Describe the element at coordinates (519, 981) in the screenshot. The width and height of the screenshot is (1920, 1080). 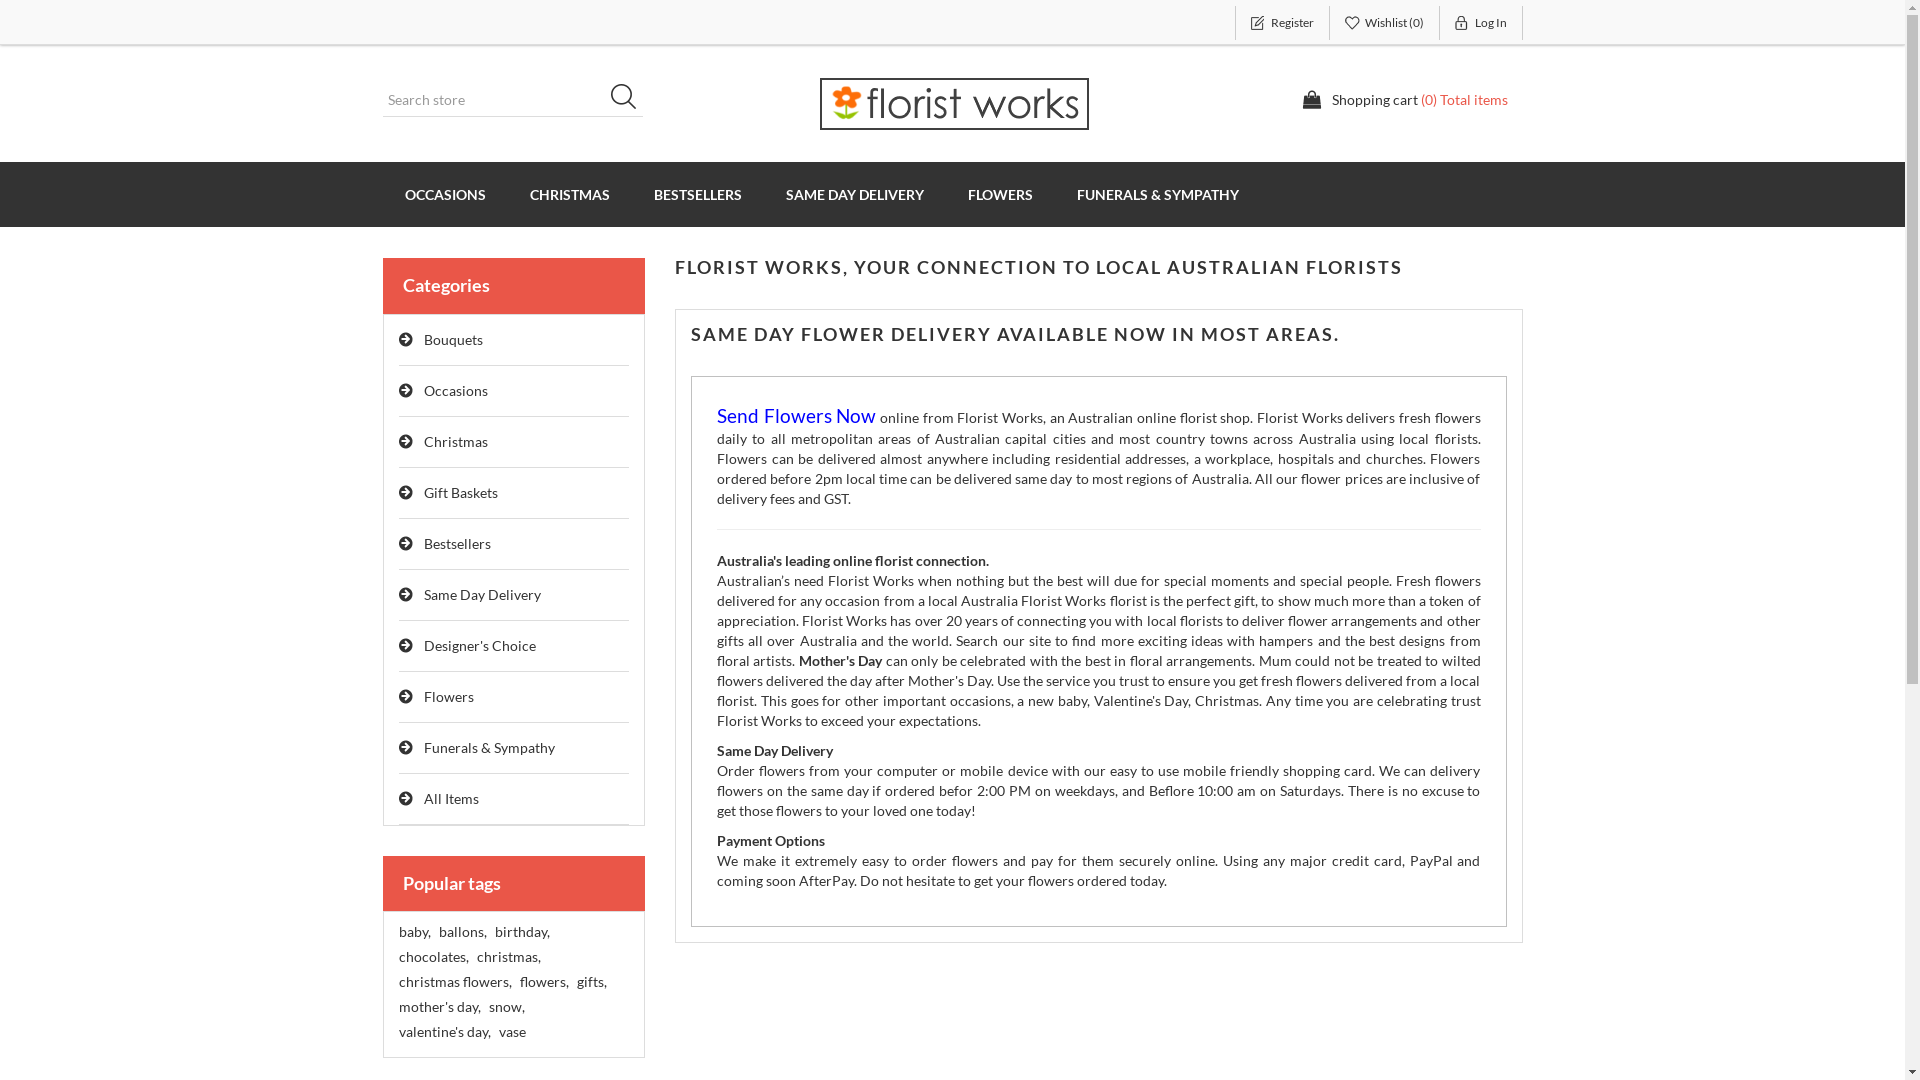
I see `'flowers,'` at that location.